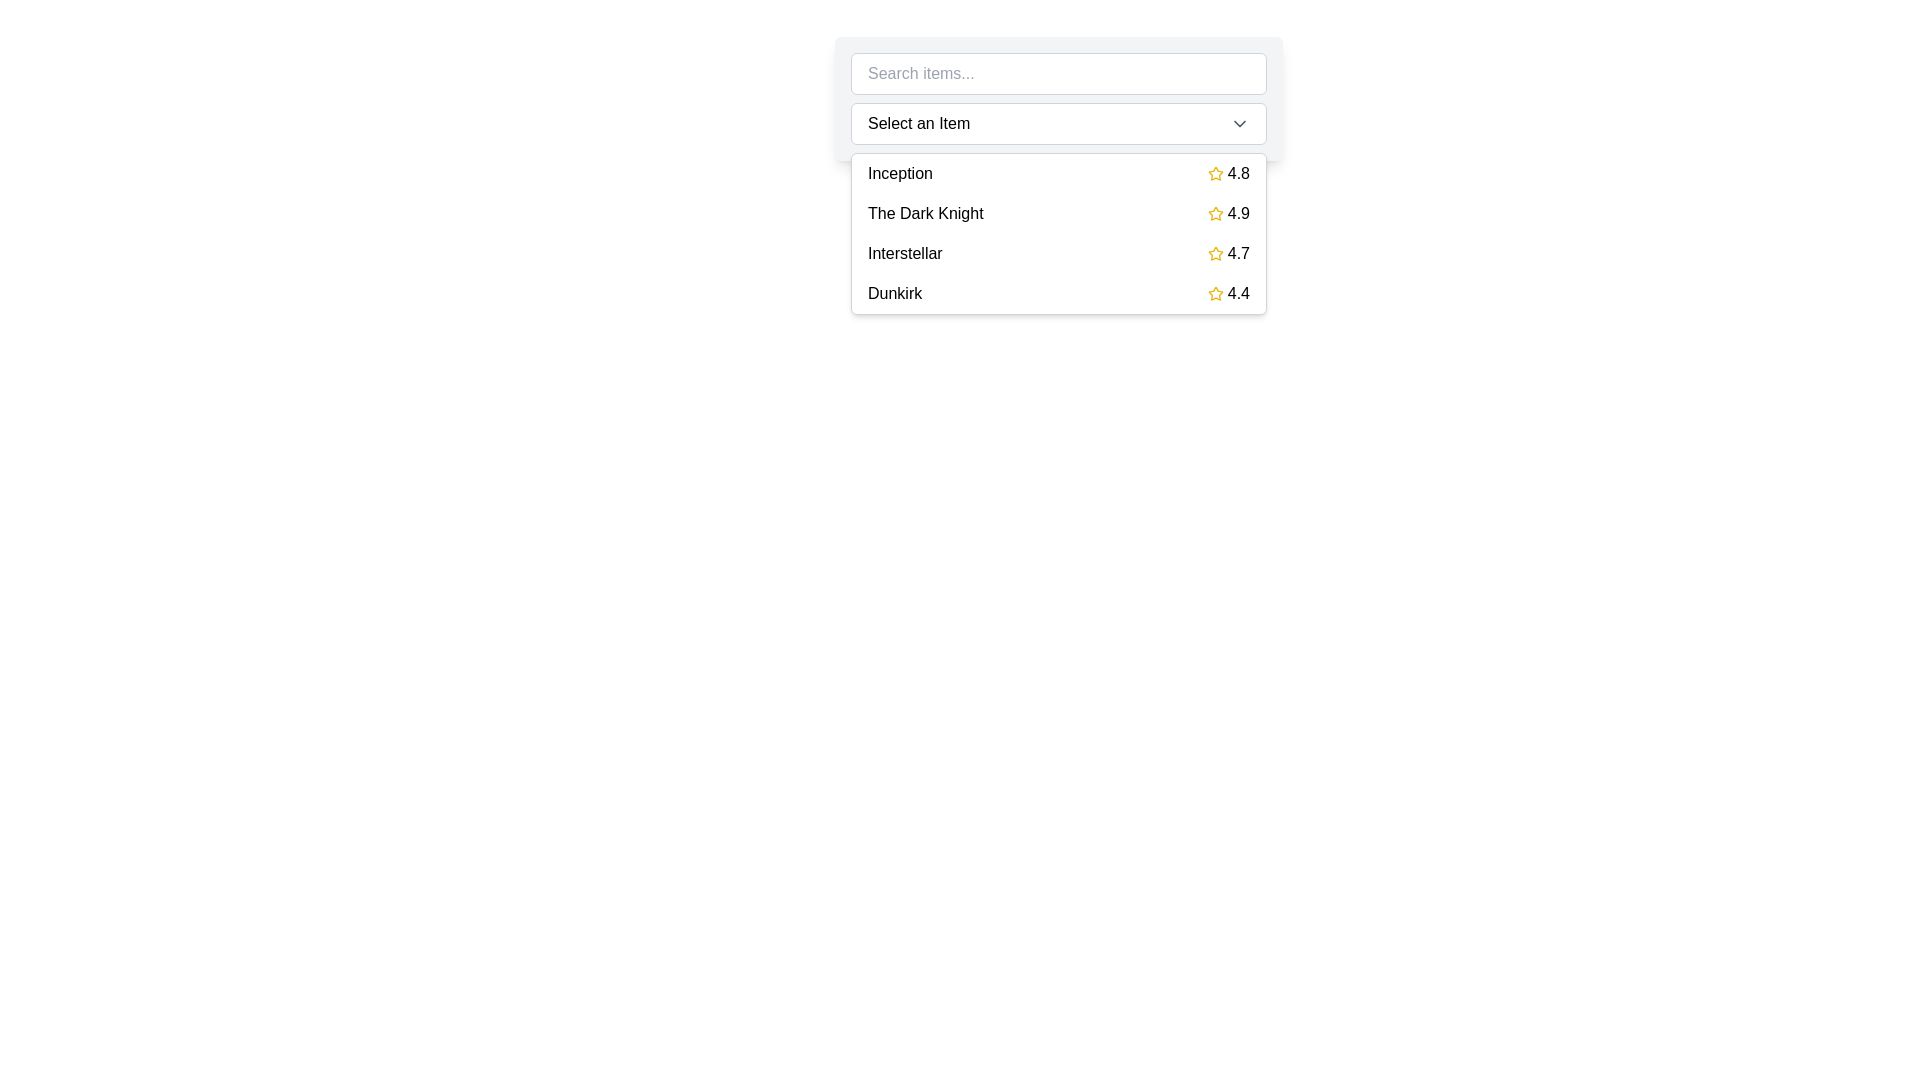 The image size is (1920, 1080). I want to click on the rating value of the star icon representing a rating of 4.4 for the item 'Dunkirk', which is located in the fourth row of the list, so click(1214, 293).